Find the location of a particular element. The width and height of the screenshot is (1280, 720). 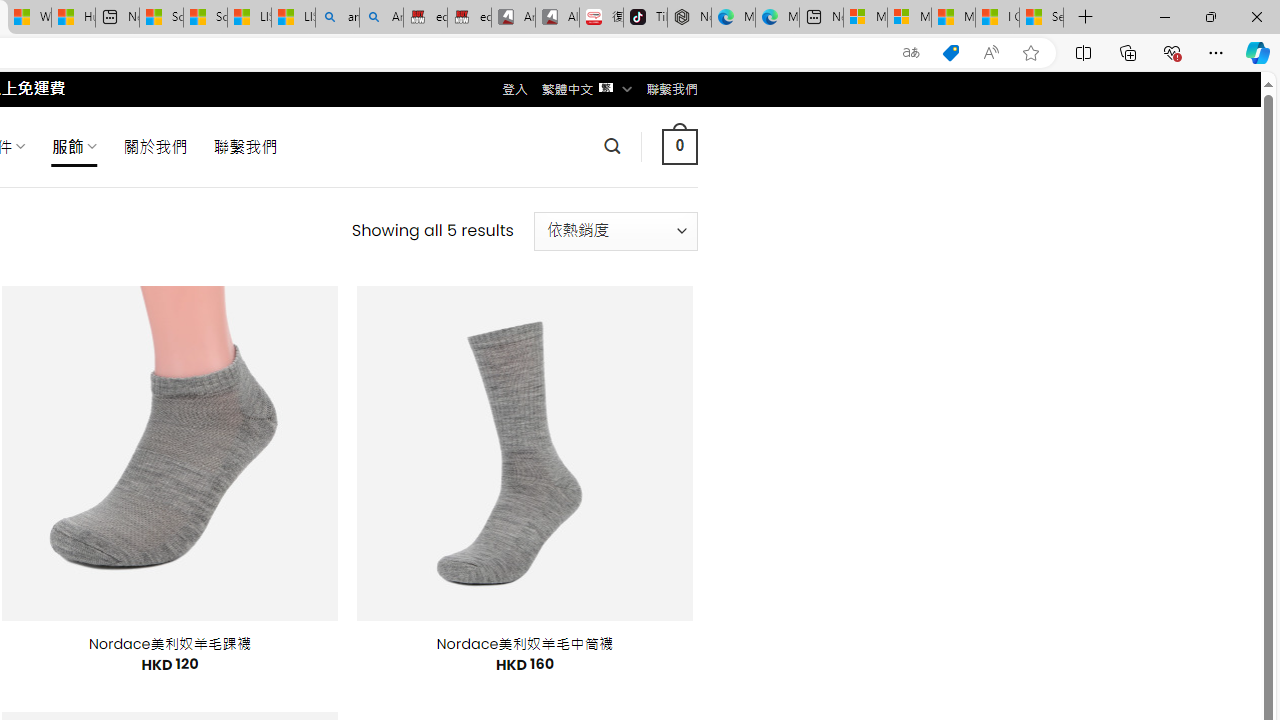

'Huge shark washes ashore at New York City beach | Watch' is located at coordinates (73, 17).